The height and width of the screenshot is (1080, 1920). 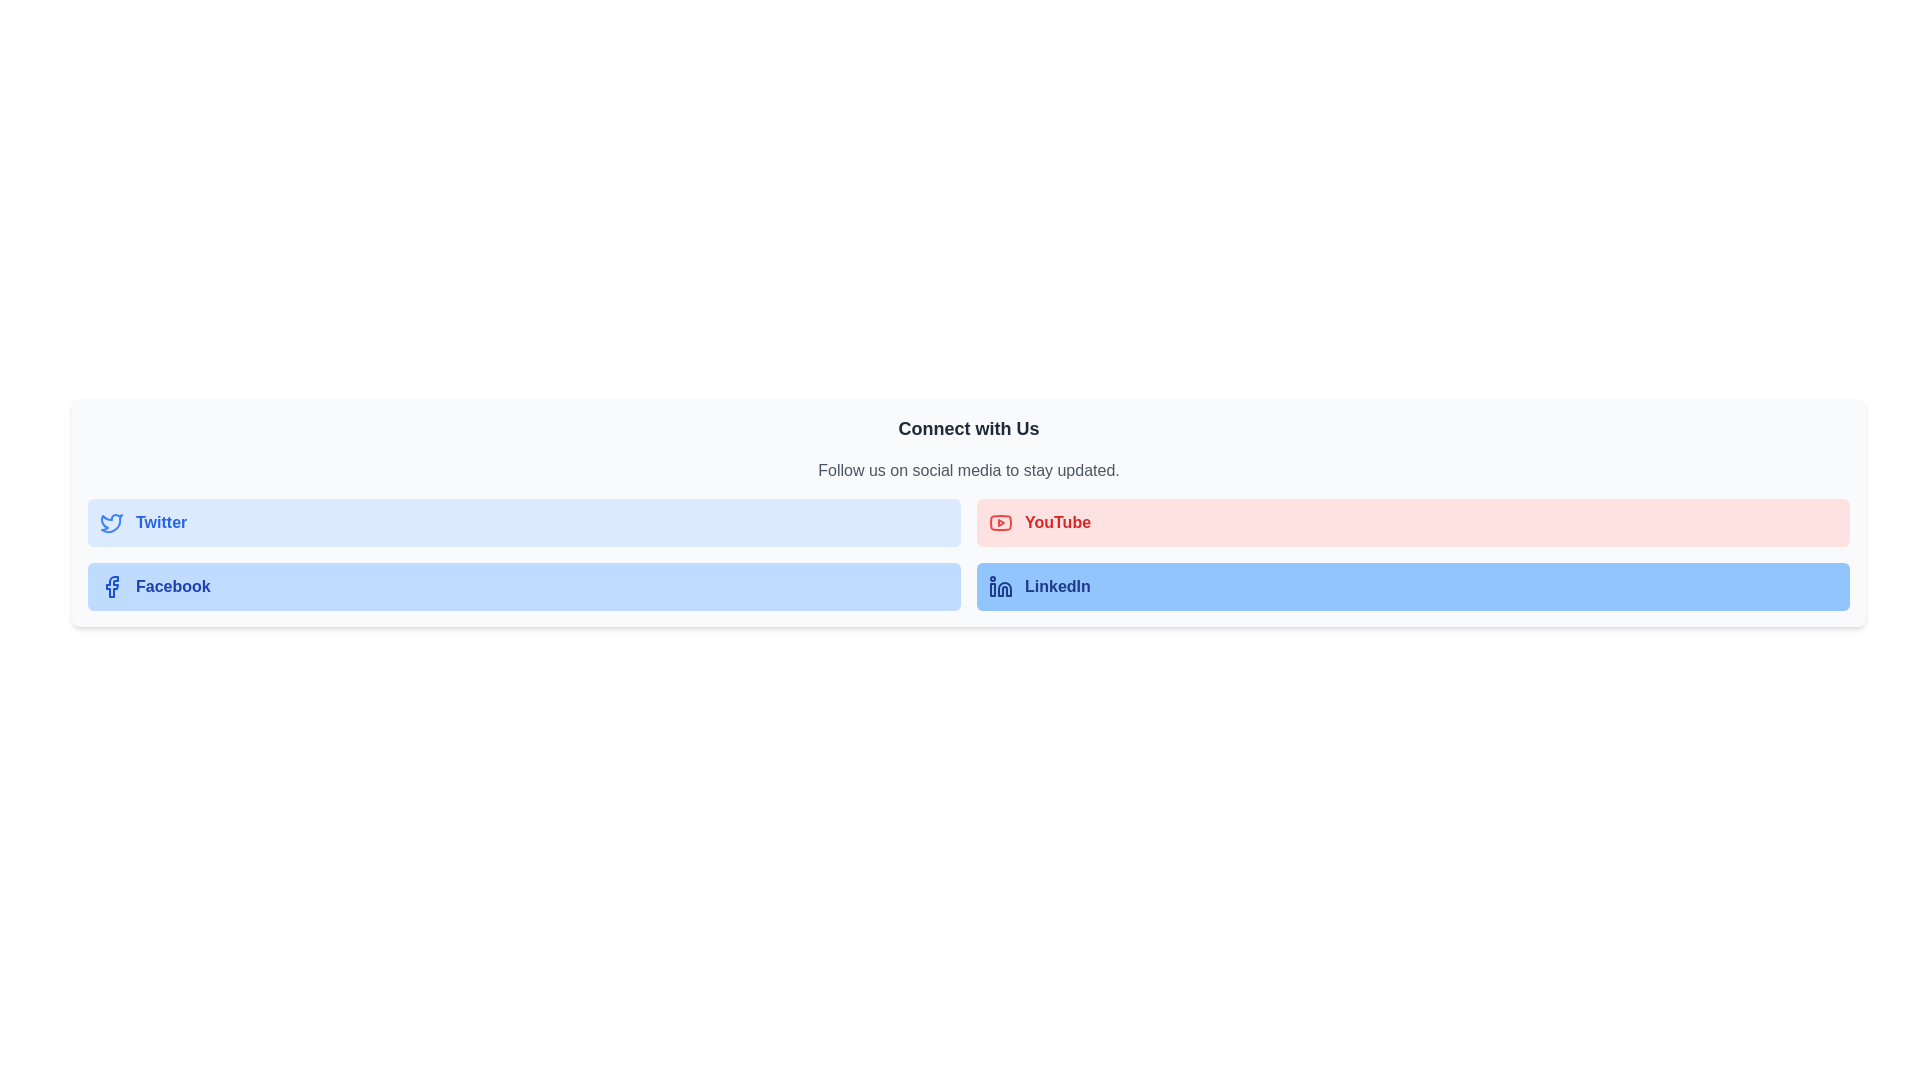 I want to click on the 'YouTube' text label, which is visually represented alongside an icon and located within a red-highlighted rectangular area, so click(x=1057, y=522).